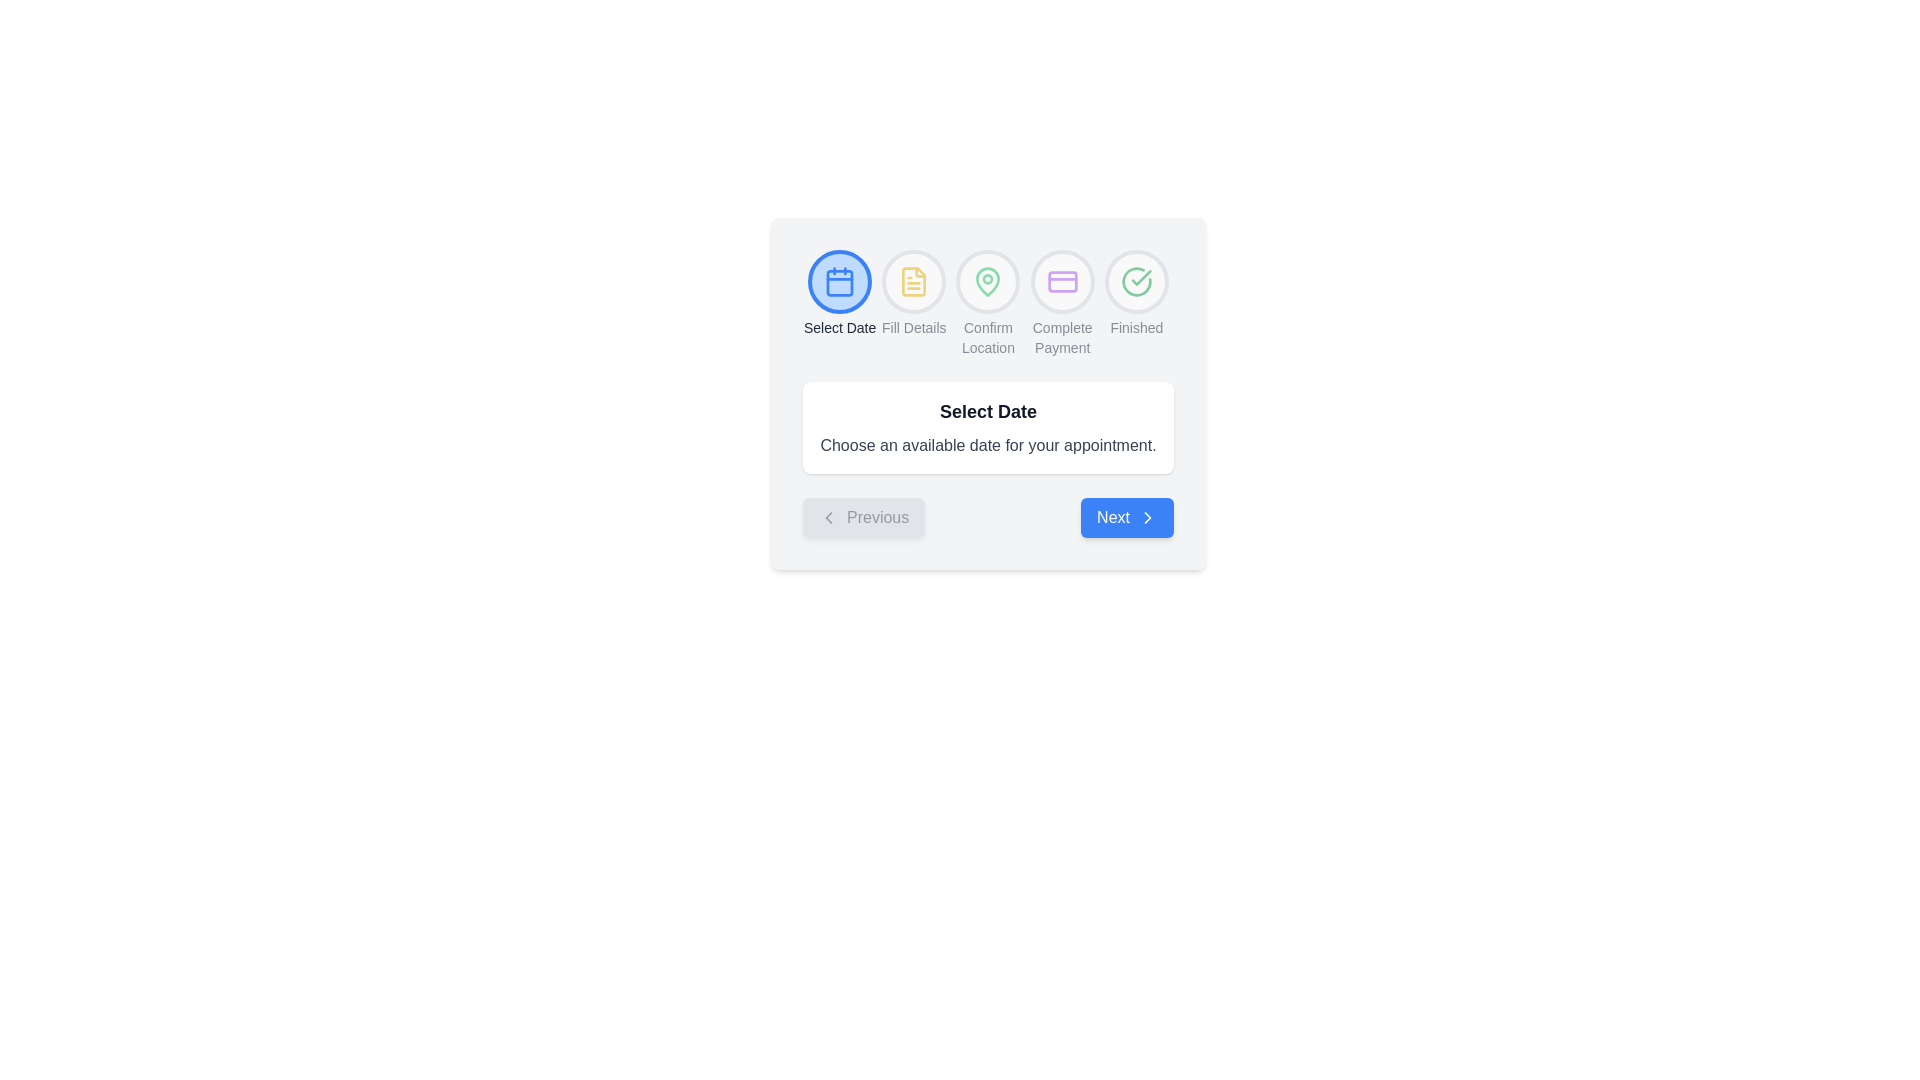  I want to click on the chevron icon, so click(829, 516).